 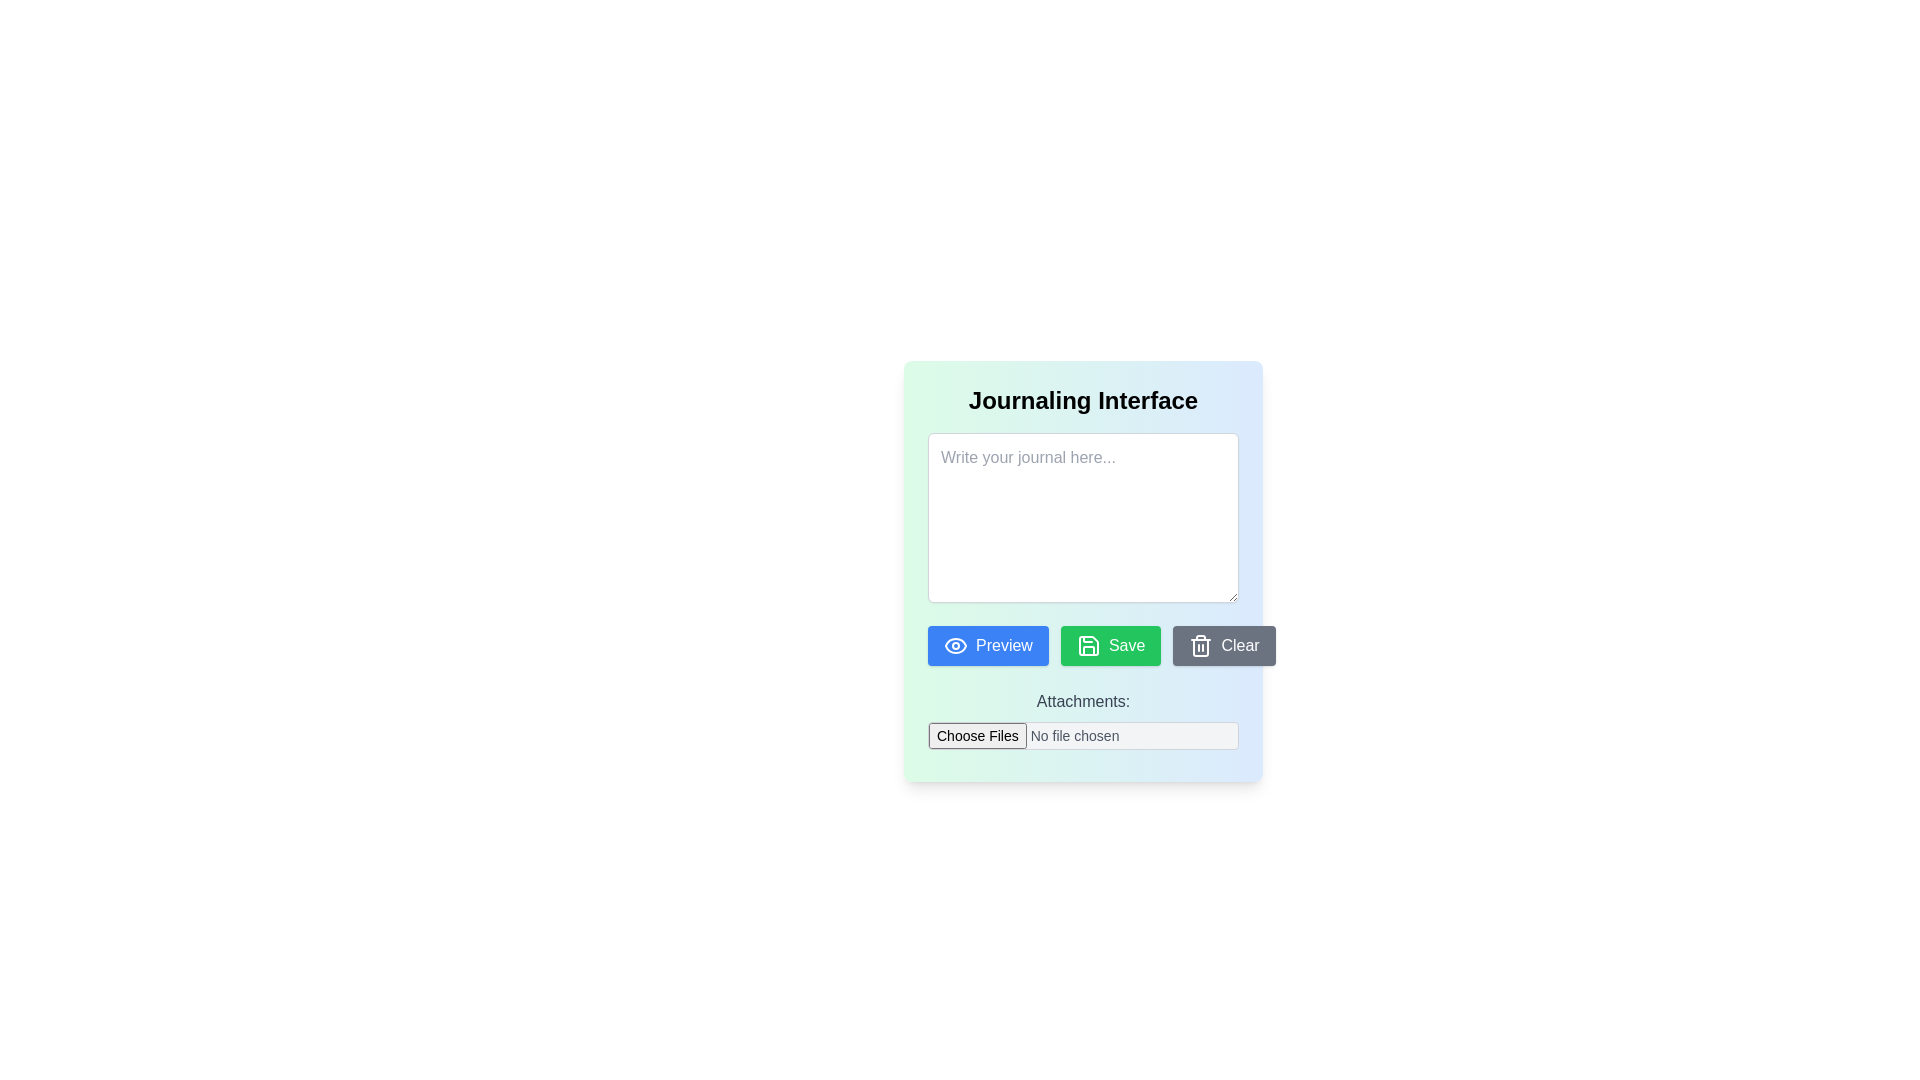 I want to click on the preview button located to the left of the 'Save' and 'Clear' buttons at the bottom of the form, so click(x=988, y=645).